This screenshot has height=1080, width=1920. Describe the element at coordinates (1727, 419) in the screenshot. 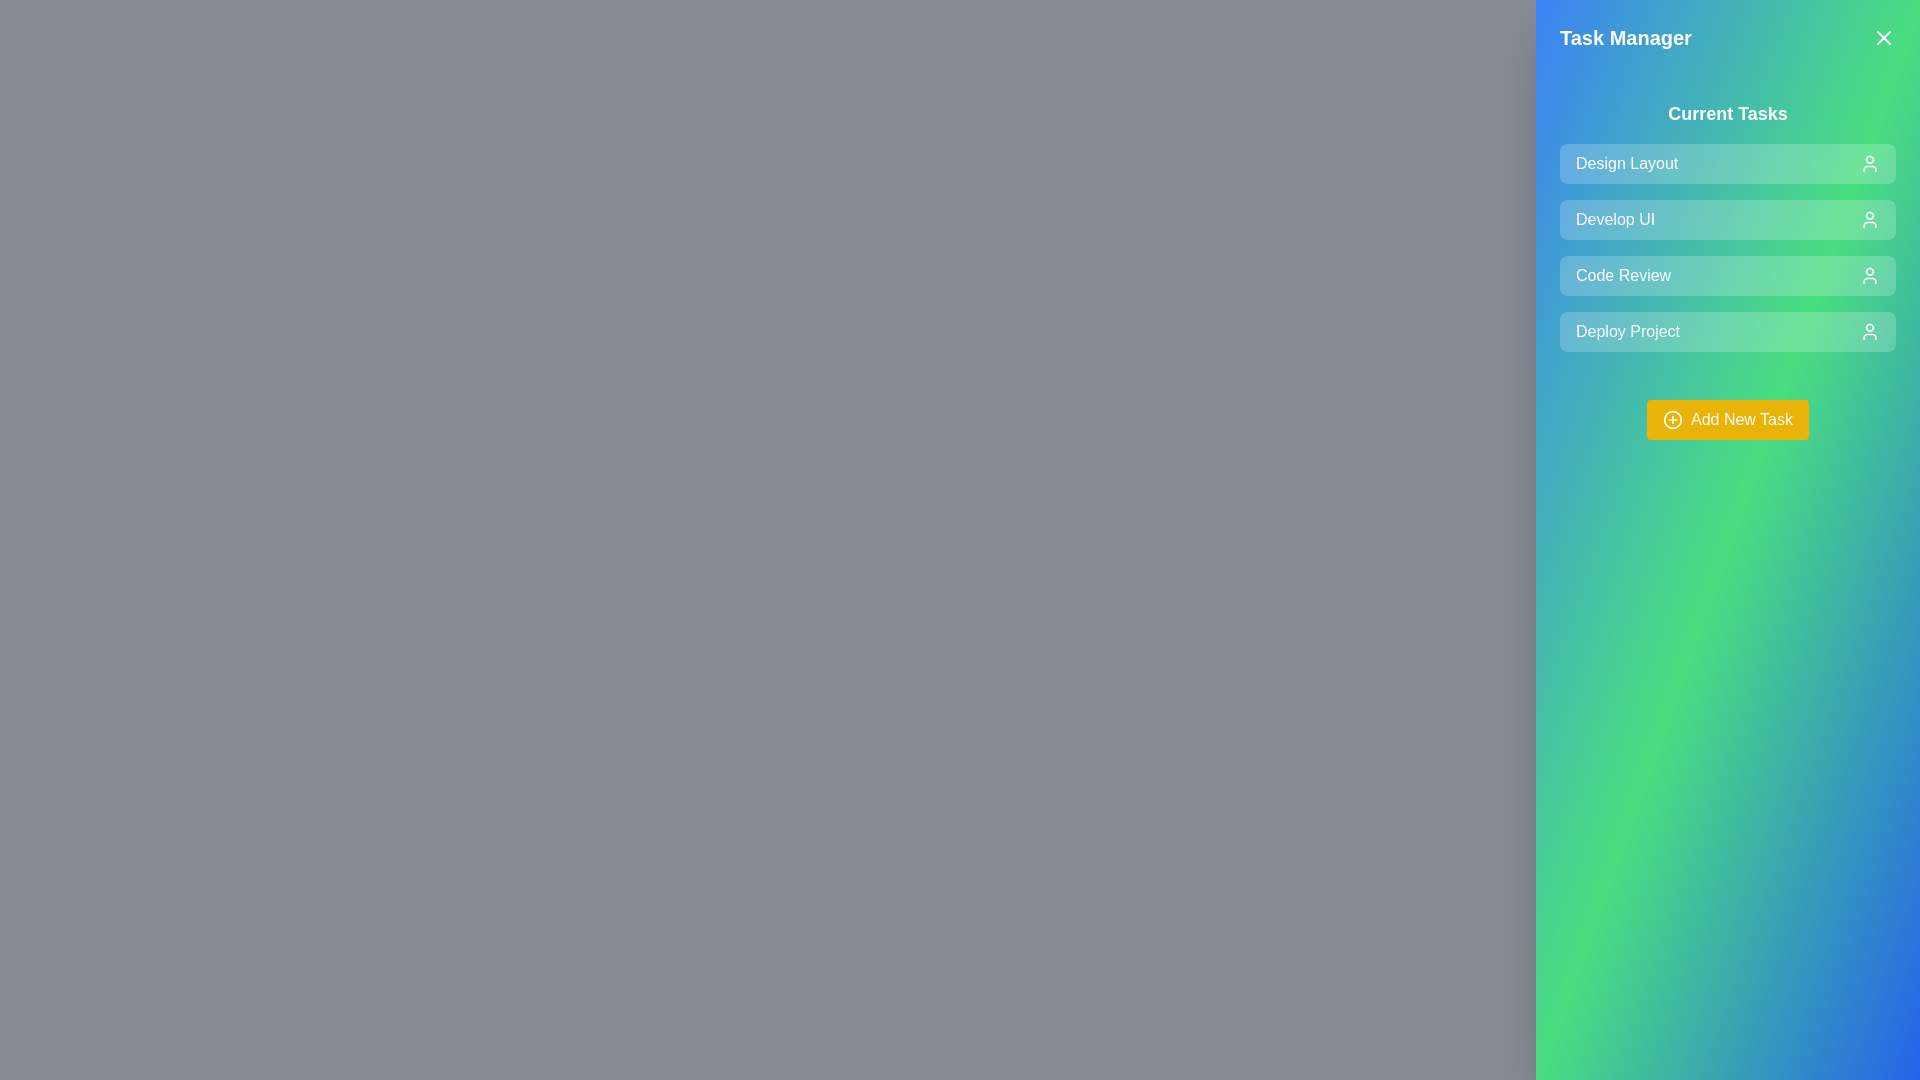

I see `the centrally aligned button at the bottom of the task manager panel` at that location.